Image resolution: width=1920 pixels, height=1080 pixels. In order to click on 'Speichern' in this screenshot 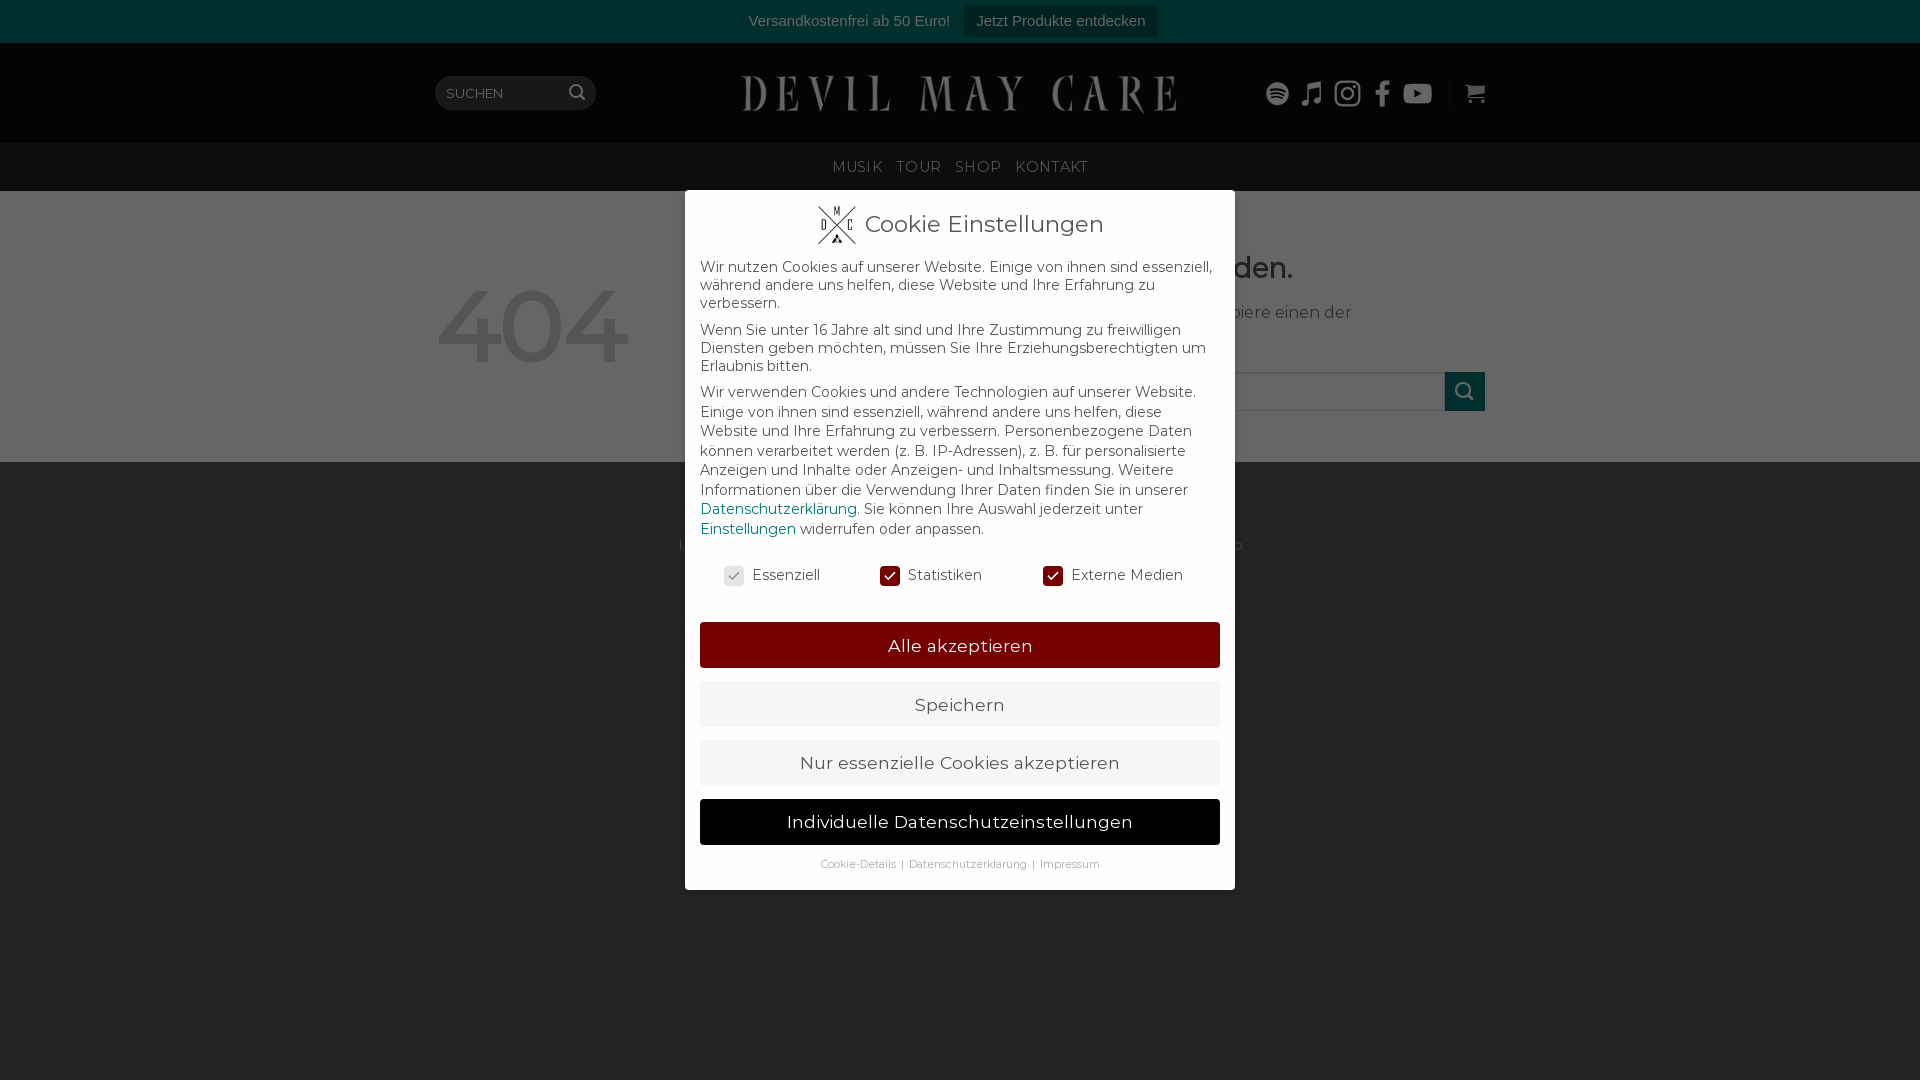, I will do `click(960, 703)`.